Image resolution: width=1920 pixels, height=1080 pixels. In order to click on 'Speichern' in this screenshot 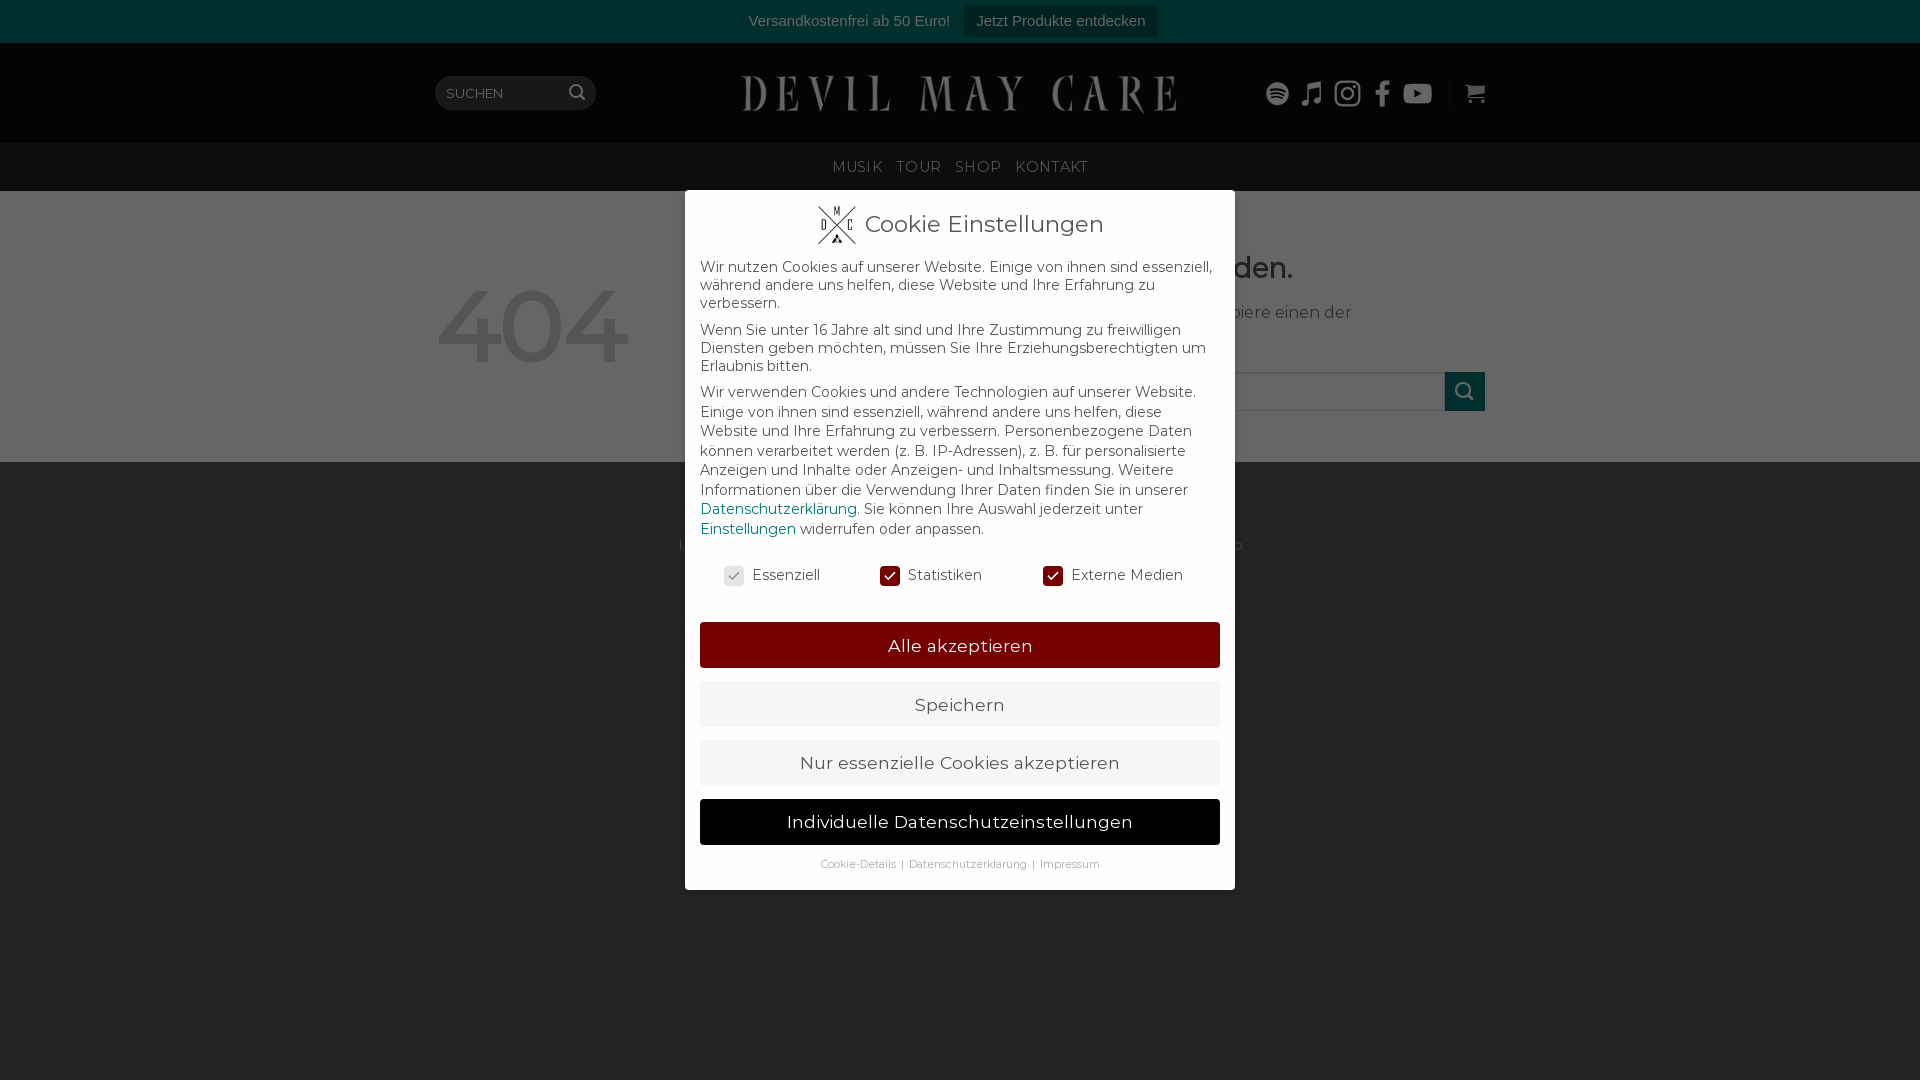, I will do `click(960, 703)`.